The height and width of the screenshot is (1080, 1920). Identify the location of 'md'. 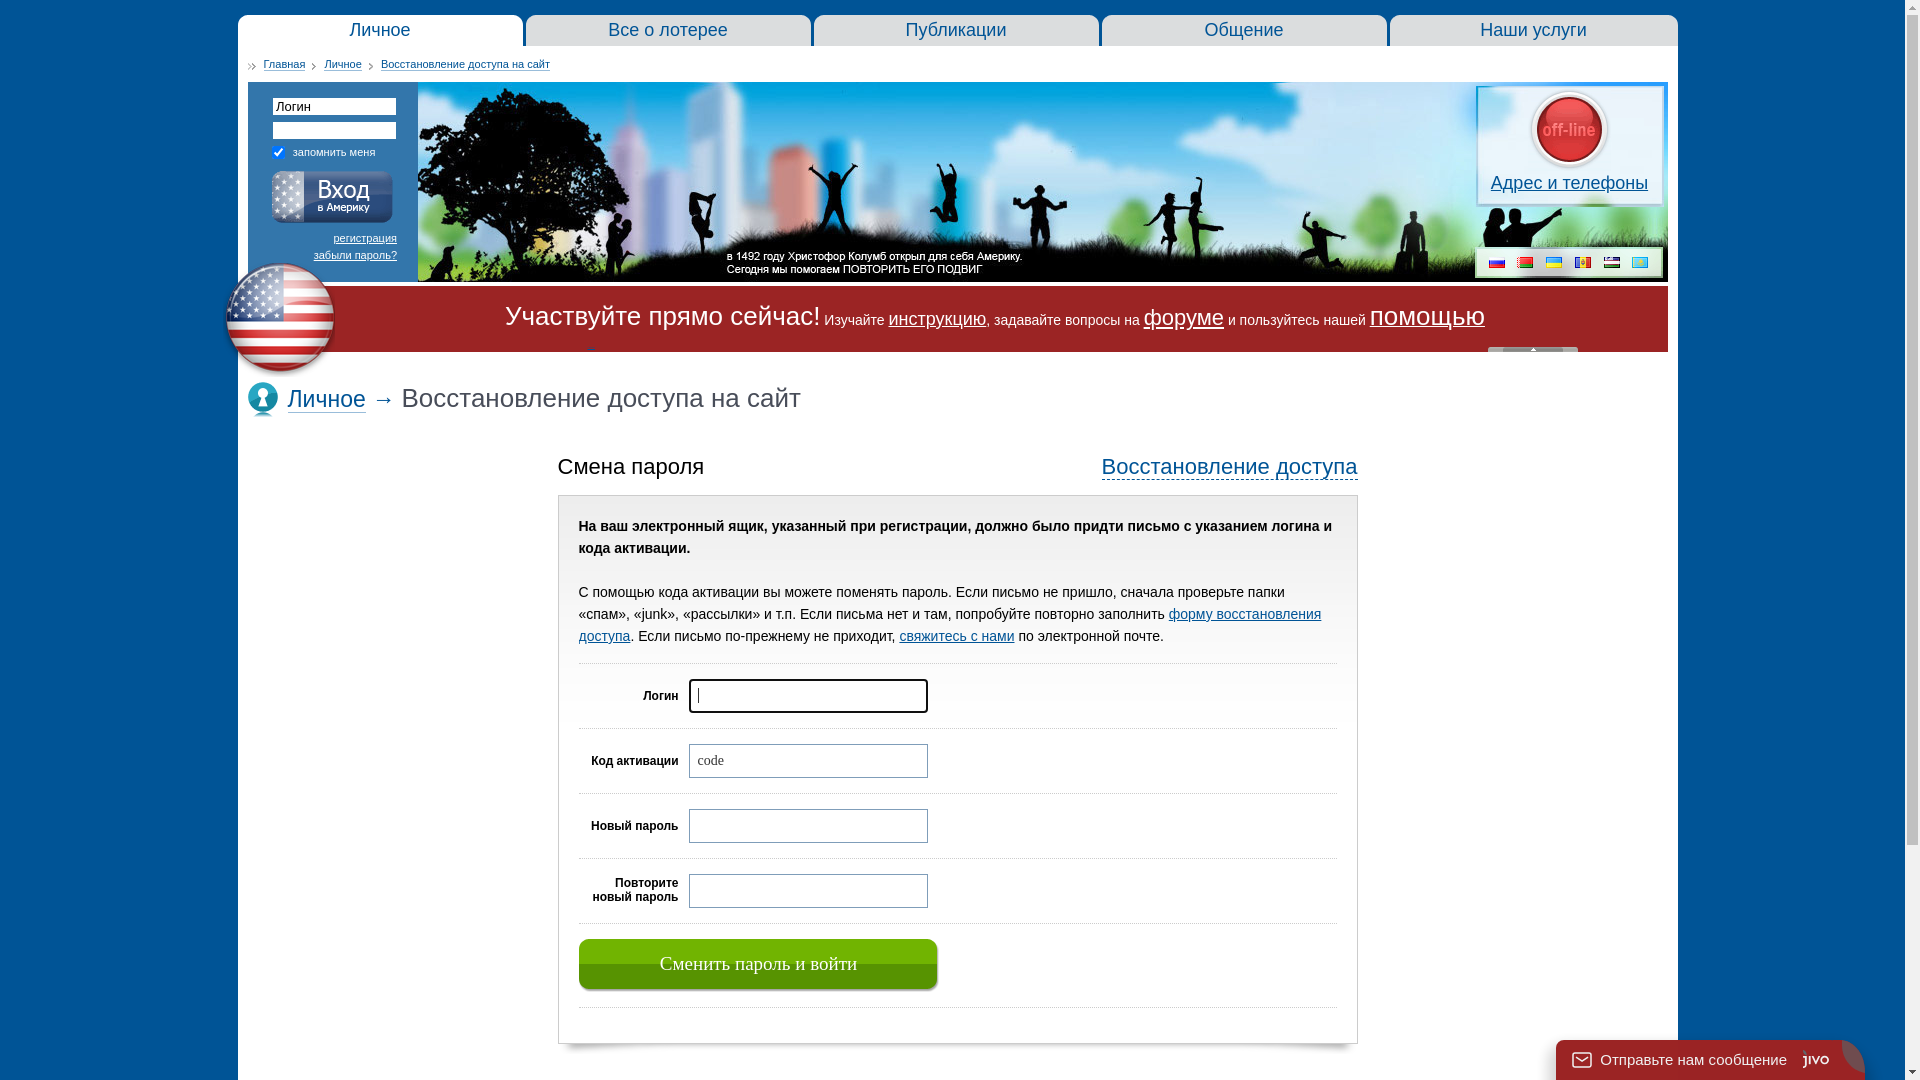
(1582, 263).